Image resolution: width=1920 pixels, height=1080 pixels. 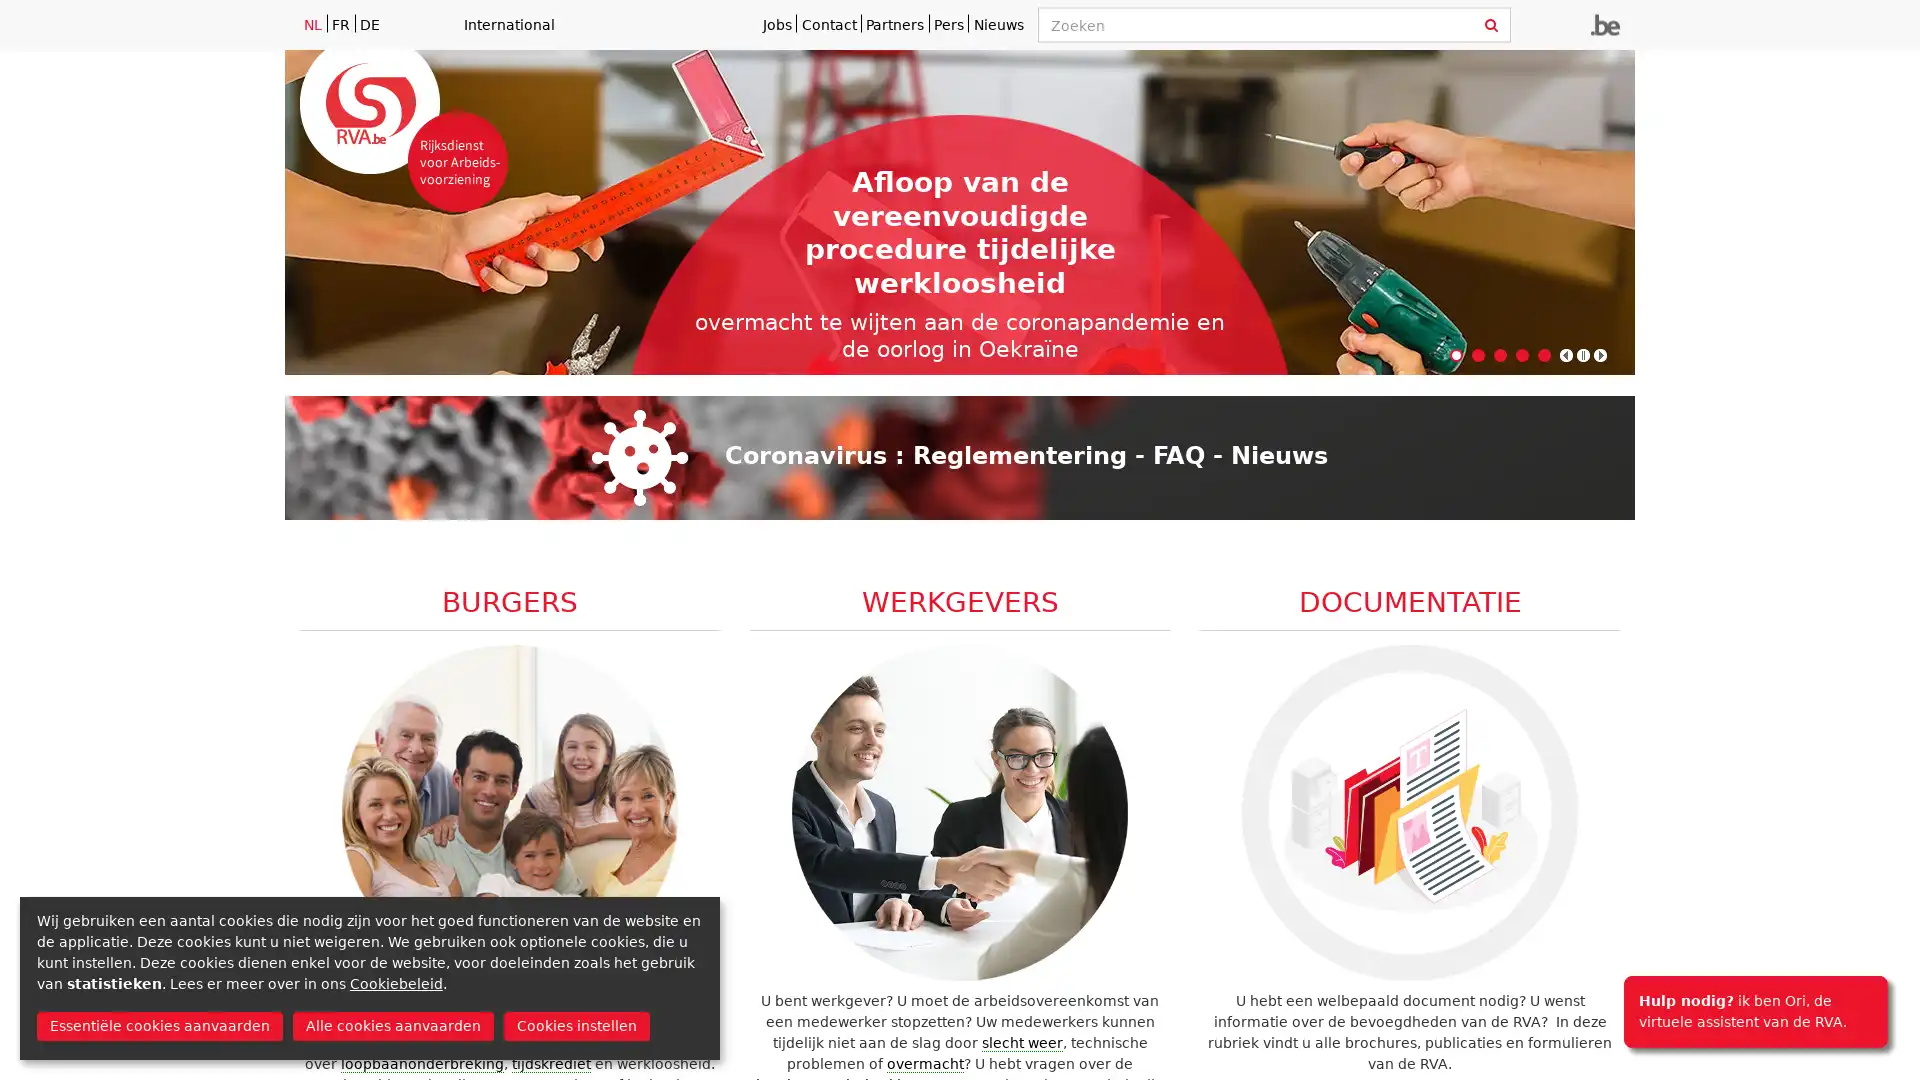 What do you see at coordinates (1038, 42) in the screenshot?
I see `Zoeken` at bounding box center [1038, 42].